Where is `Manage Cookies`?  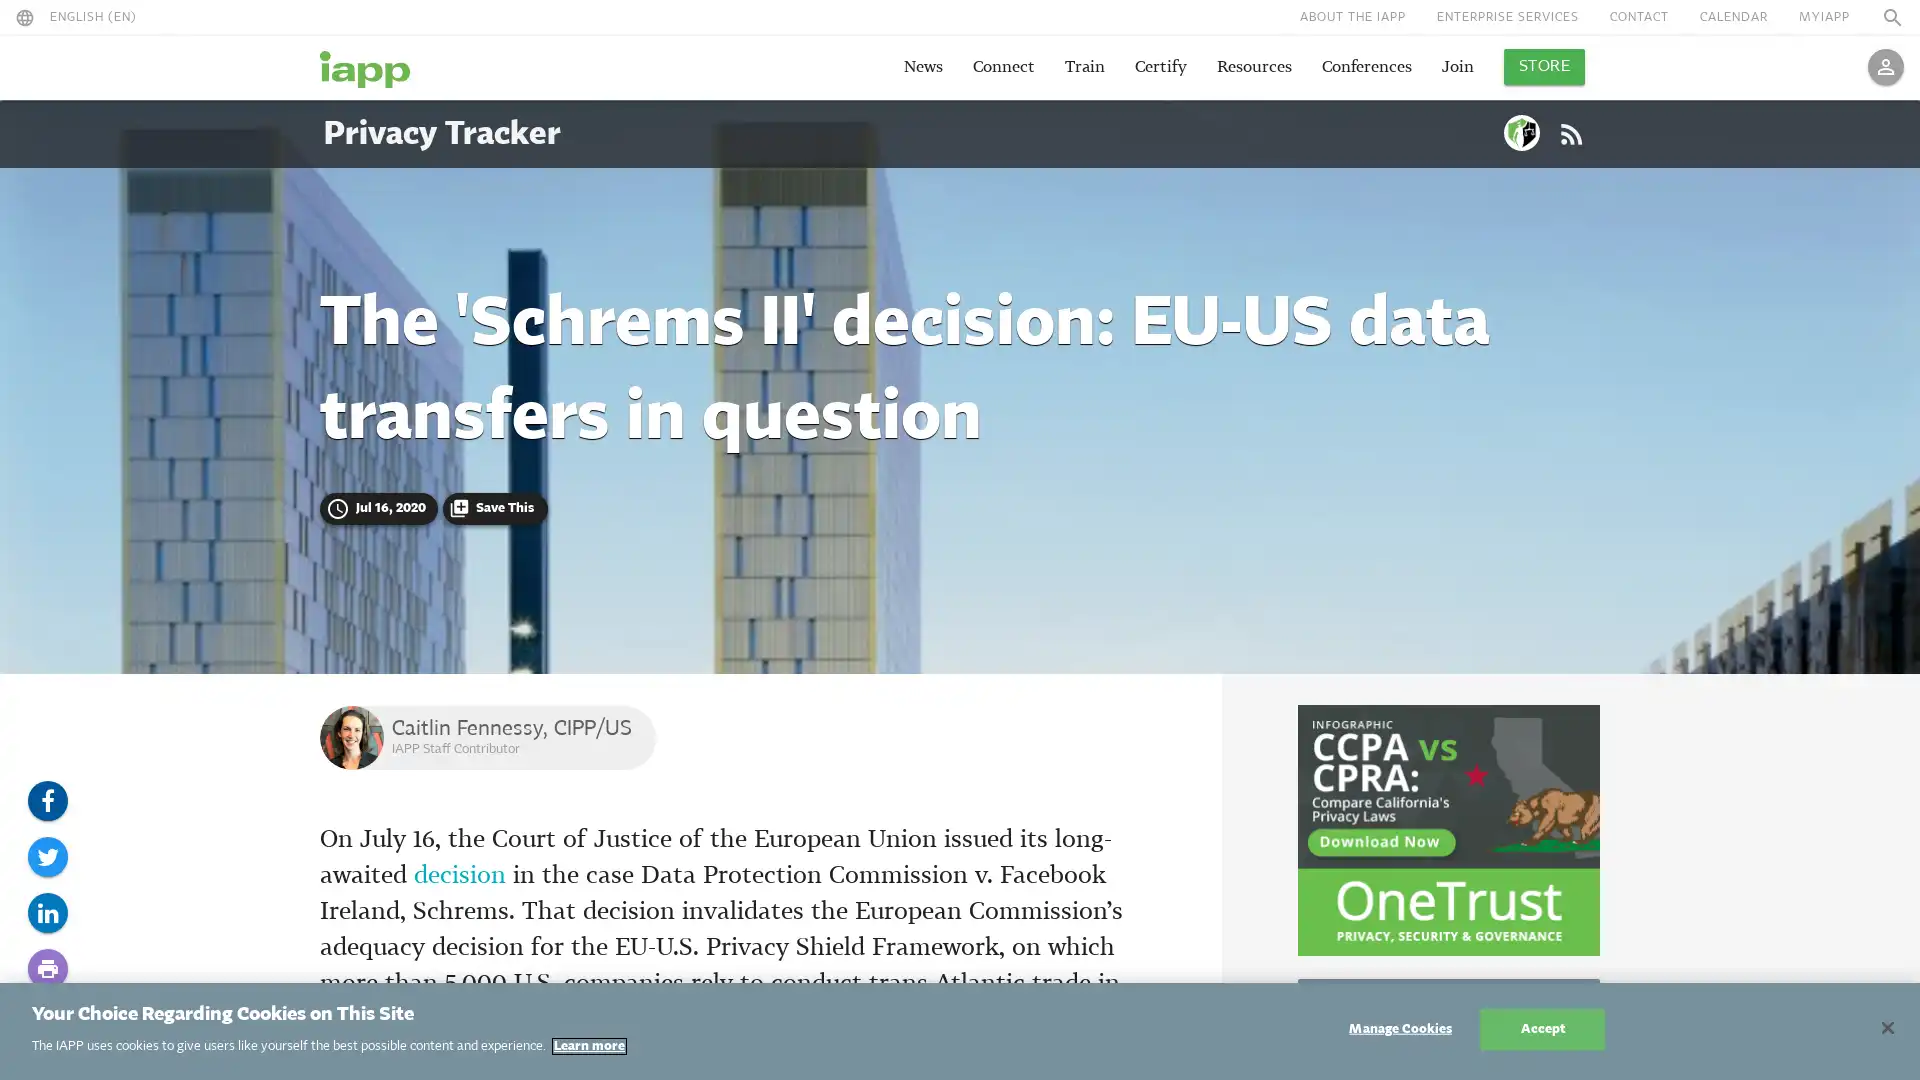 Manage Cookies is located at coordinates (1399, 1029).